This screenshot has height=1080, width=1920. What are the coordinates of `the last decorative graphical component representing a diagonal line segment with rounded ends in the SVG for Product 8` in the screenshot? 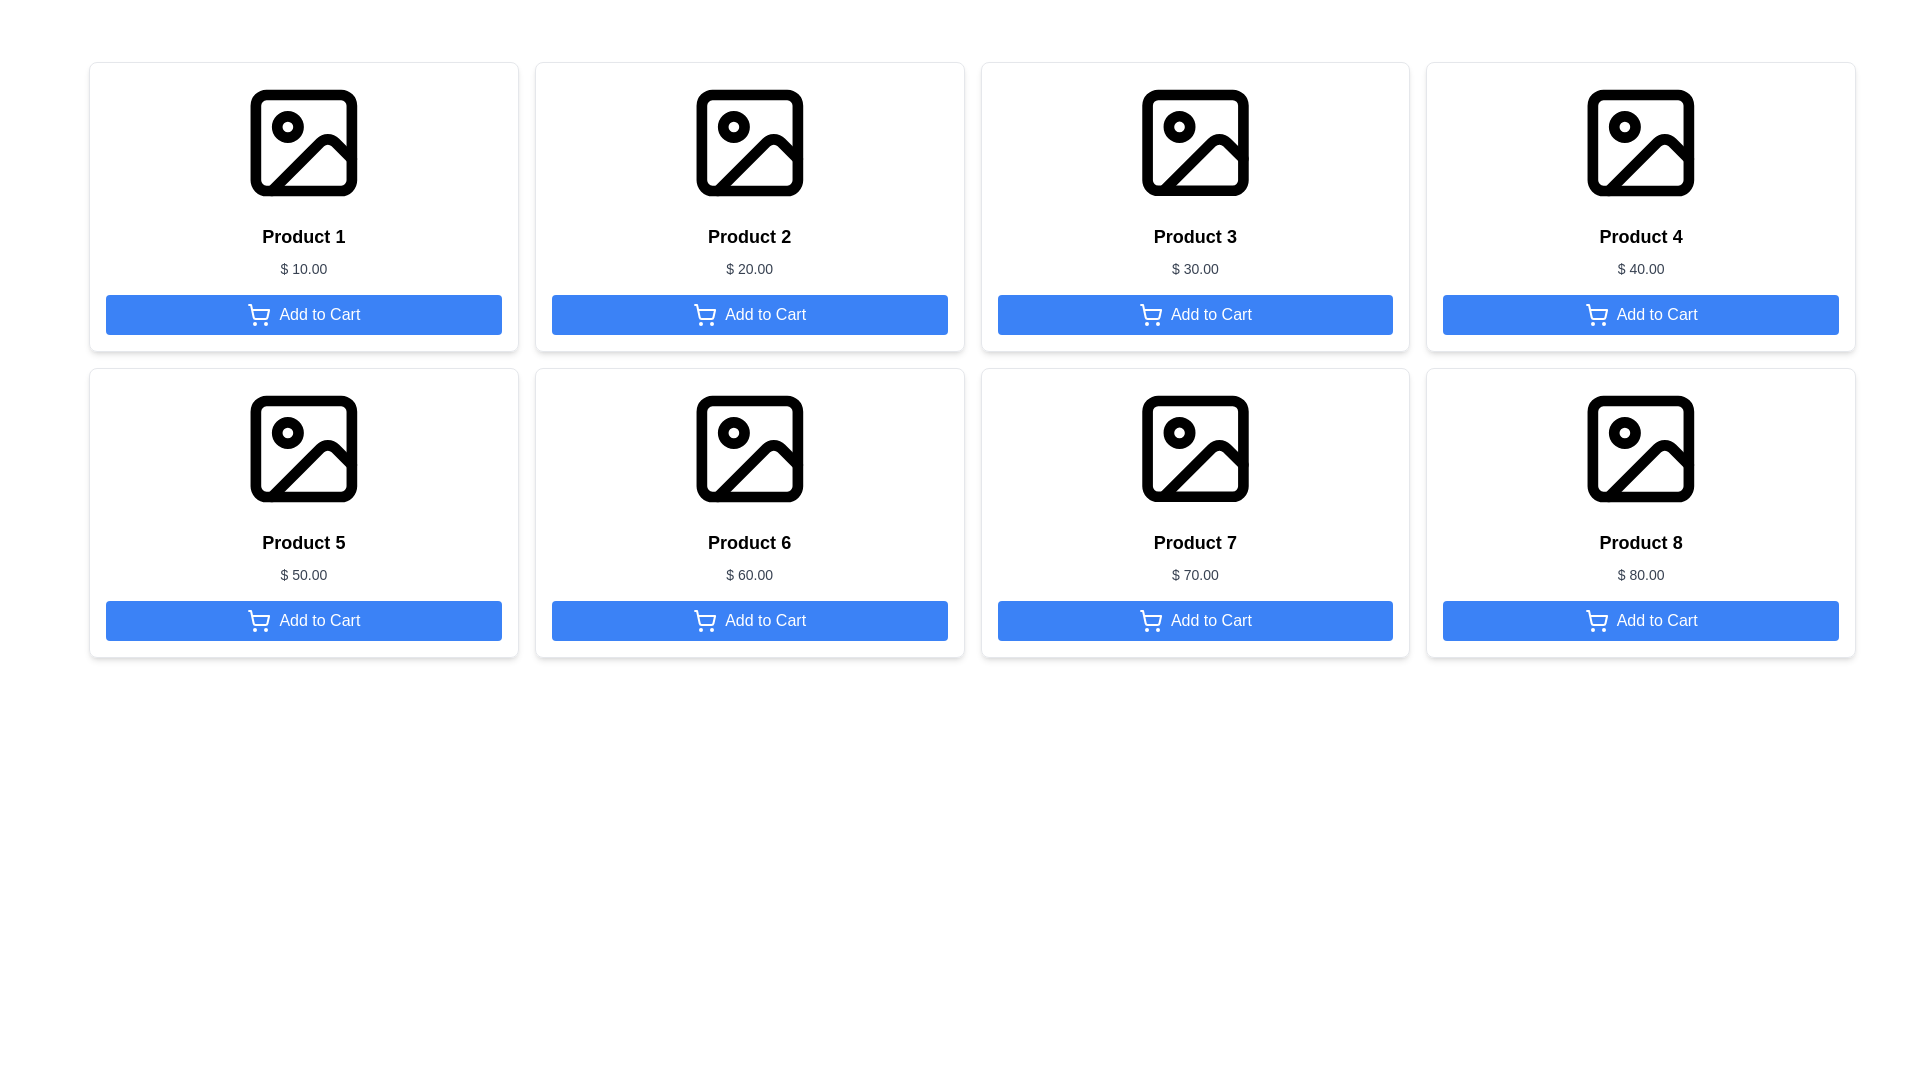 It's located at (1649, 471).